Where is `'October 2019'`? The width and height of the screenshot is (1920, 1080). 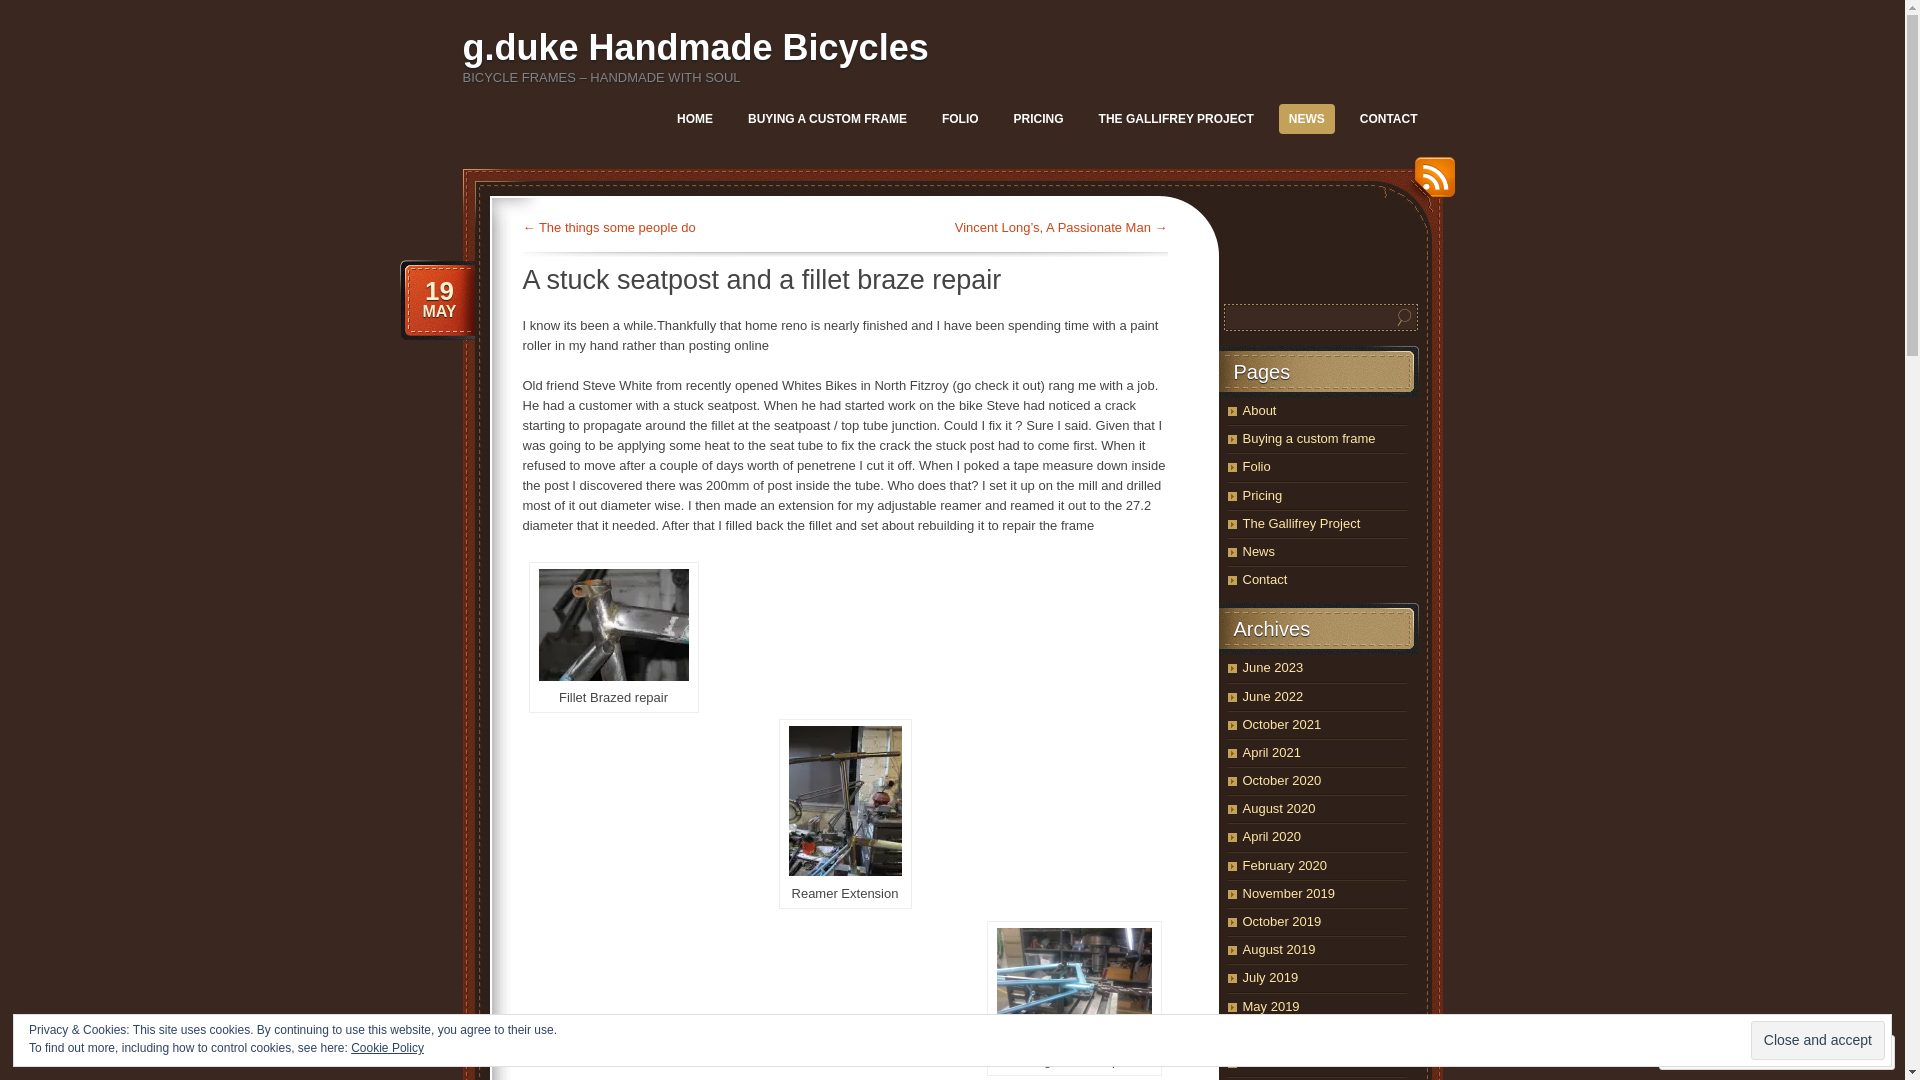 'October 2019' is located at coordinates (1281, 921).